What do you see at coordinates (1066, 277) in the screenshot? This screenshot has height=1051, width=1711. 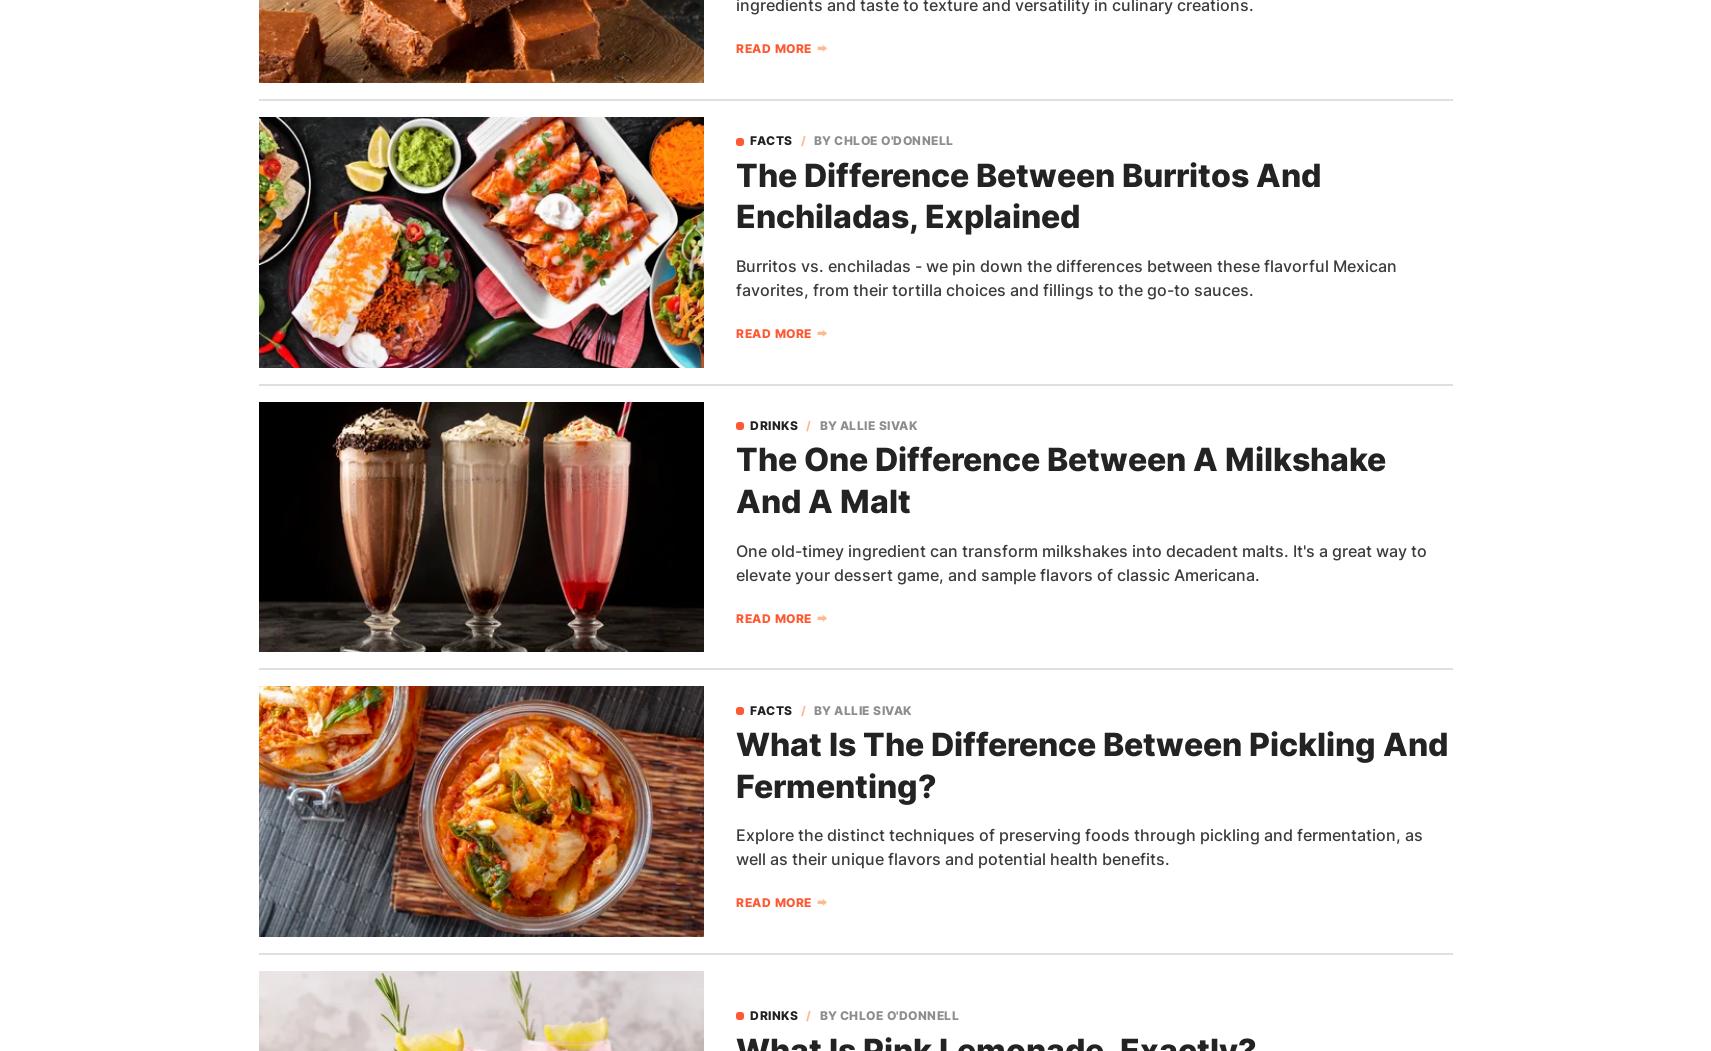 I see `'Burritos vs. enchiladas - we pin down the differences between these flavorful Mexican favorites, from their tortilla choices and fillings to the go-to sauces.'` at bounding box center [1066, 277].